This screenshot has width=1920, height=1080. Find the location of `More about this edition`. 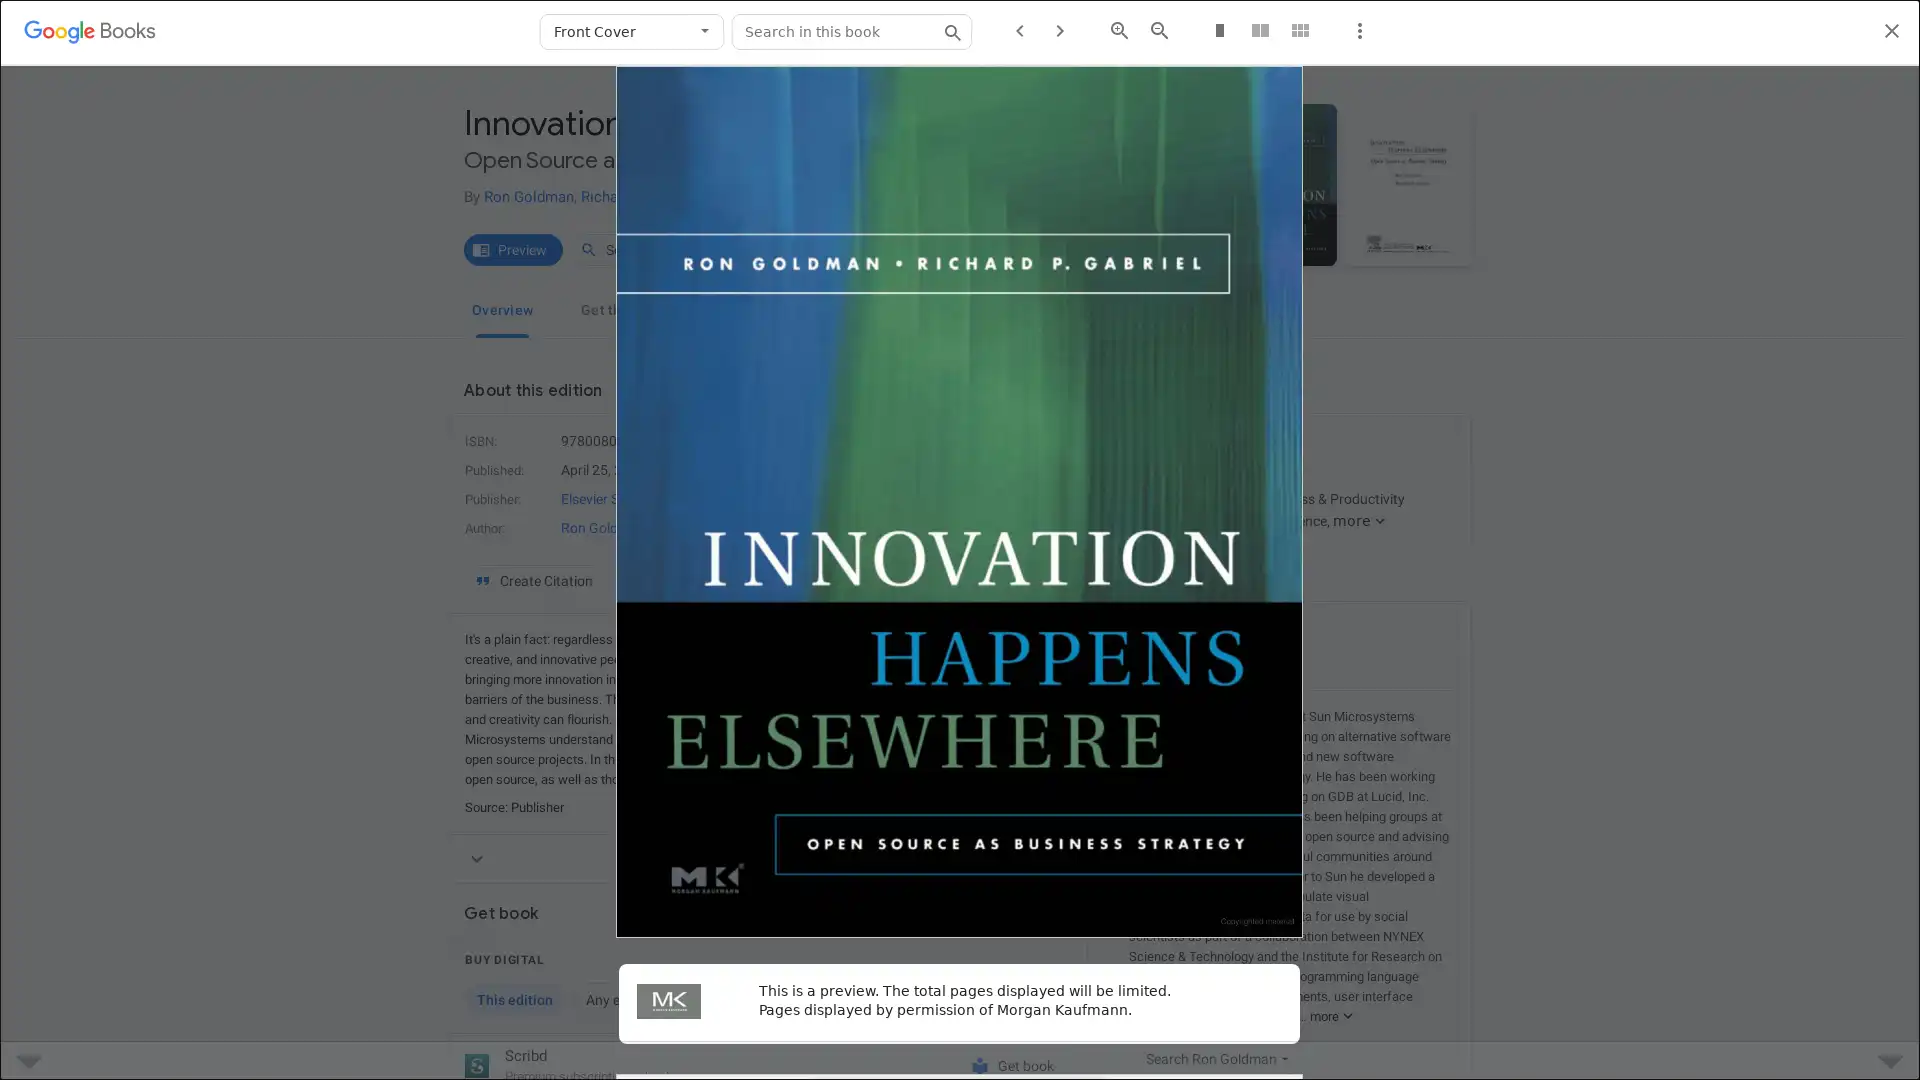

More about this edition is located at coordinates (767, 857).